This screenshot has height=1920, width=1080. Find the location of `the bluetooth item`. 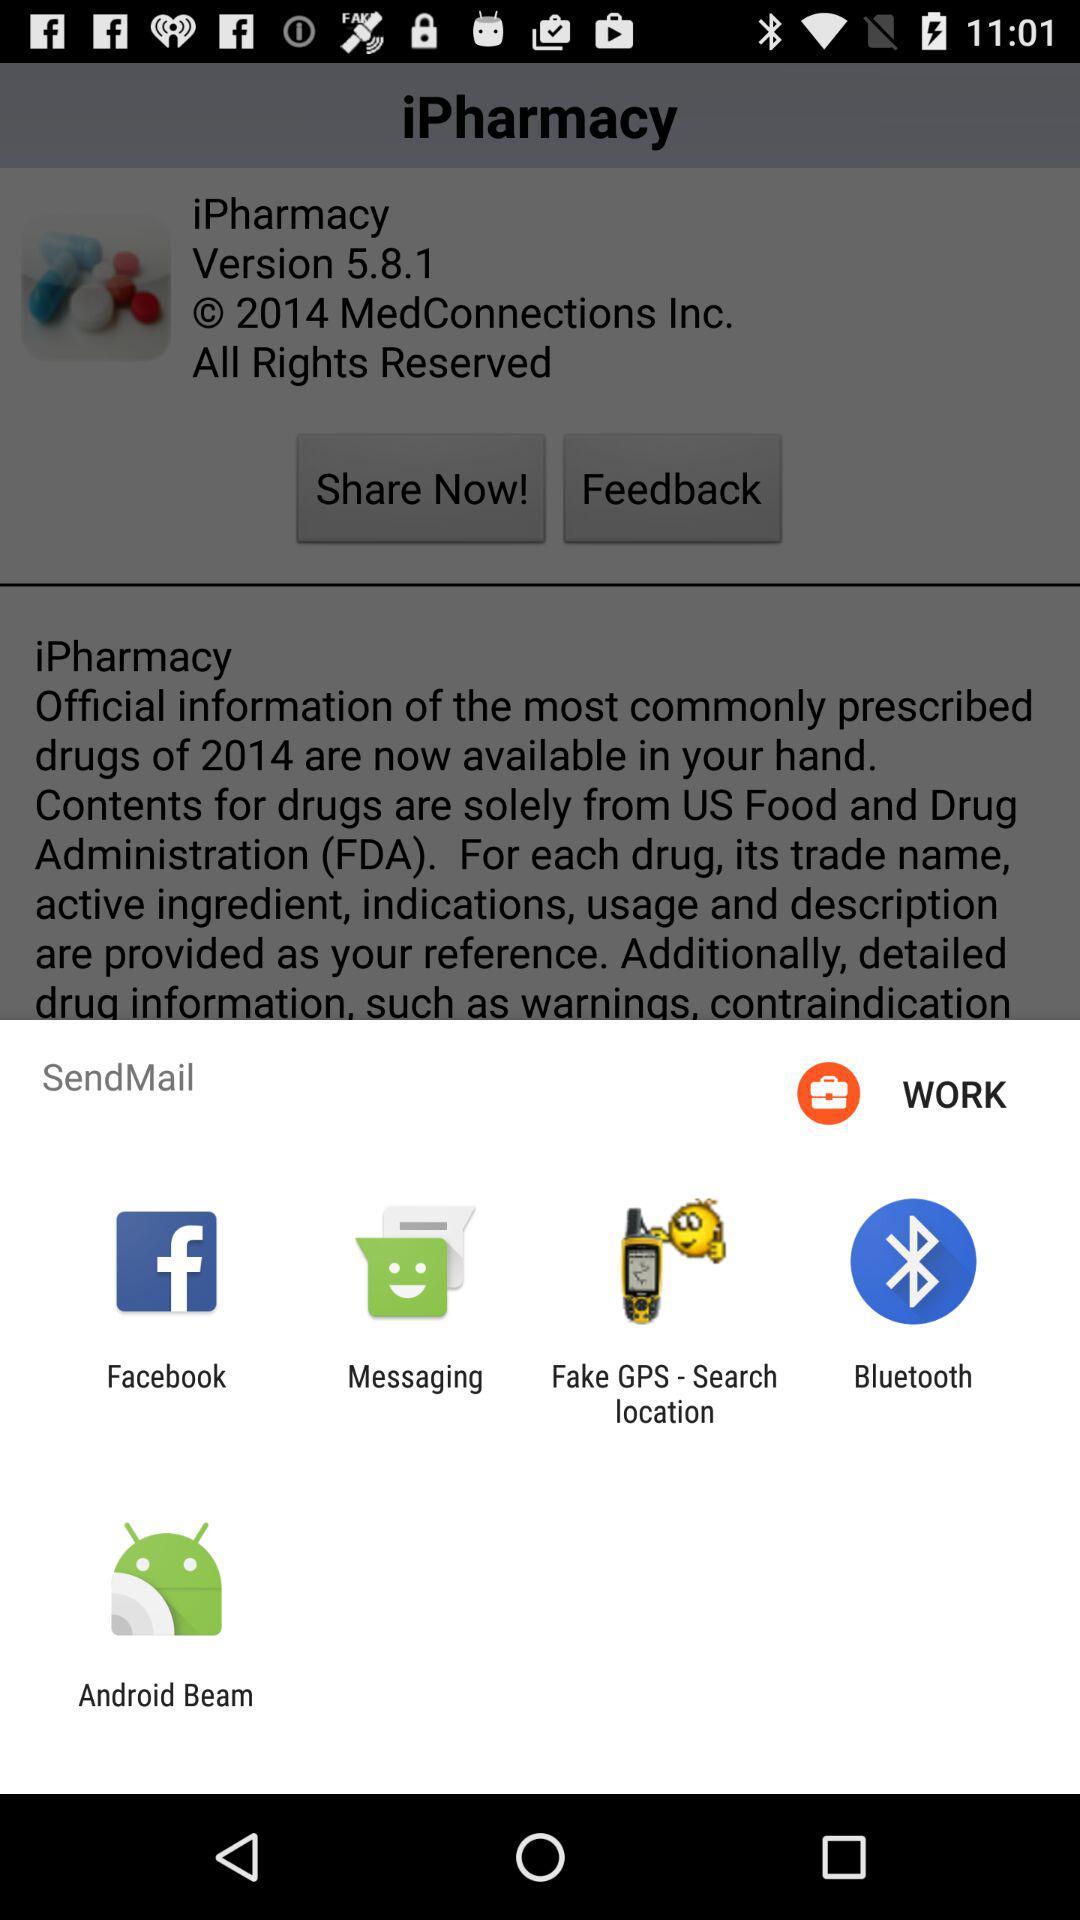

the bluetooth item is located at coordinates (913, 1392).